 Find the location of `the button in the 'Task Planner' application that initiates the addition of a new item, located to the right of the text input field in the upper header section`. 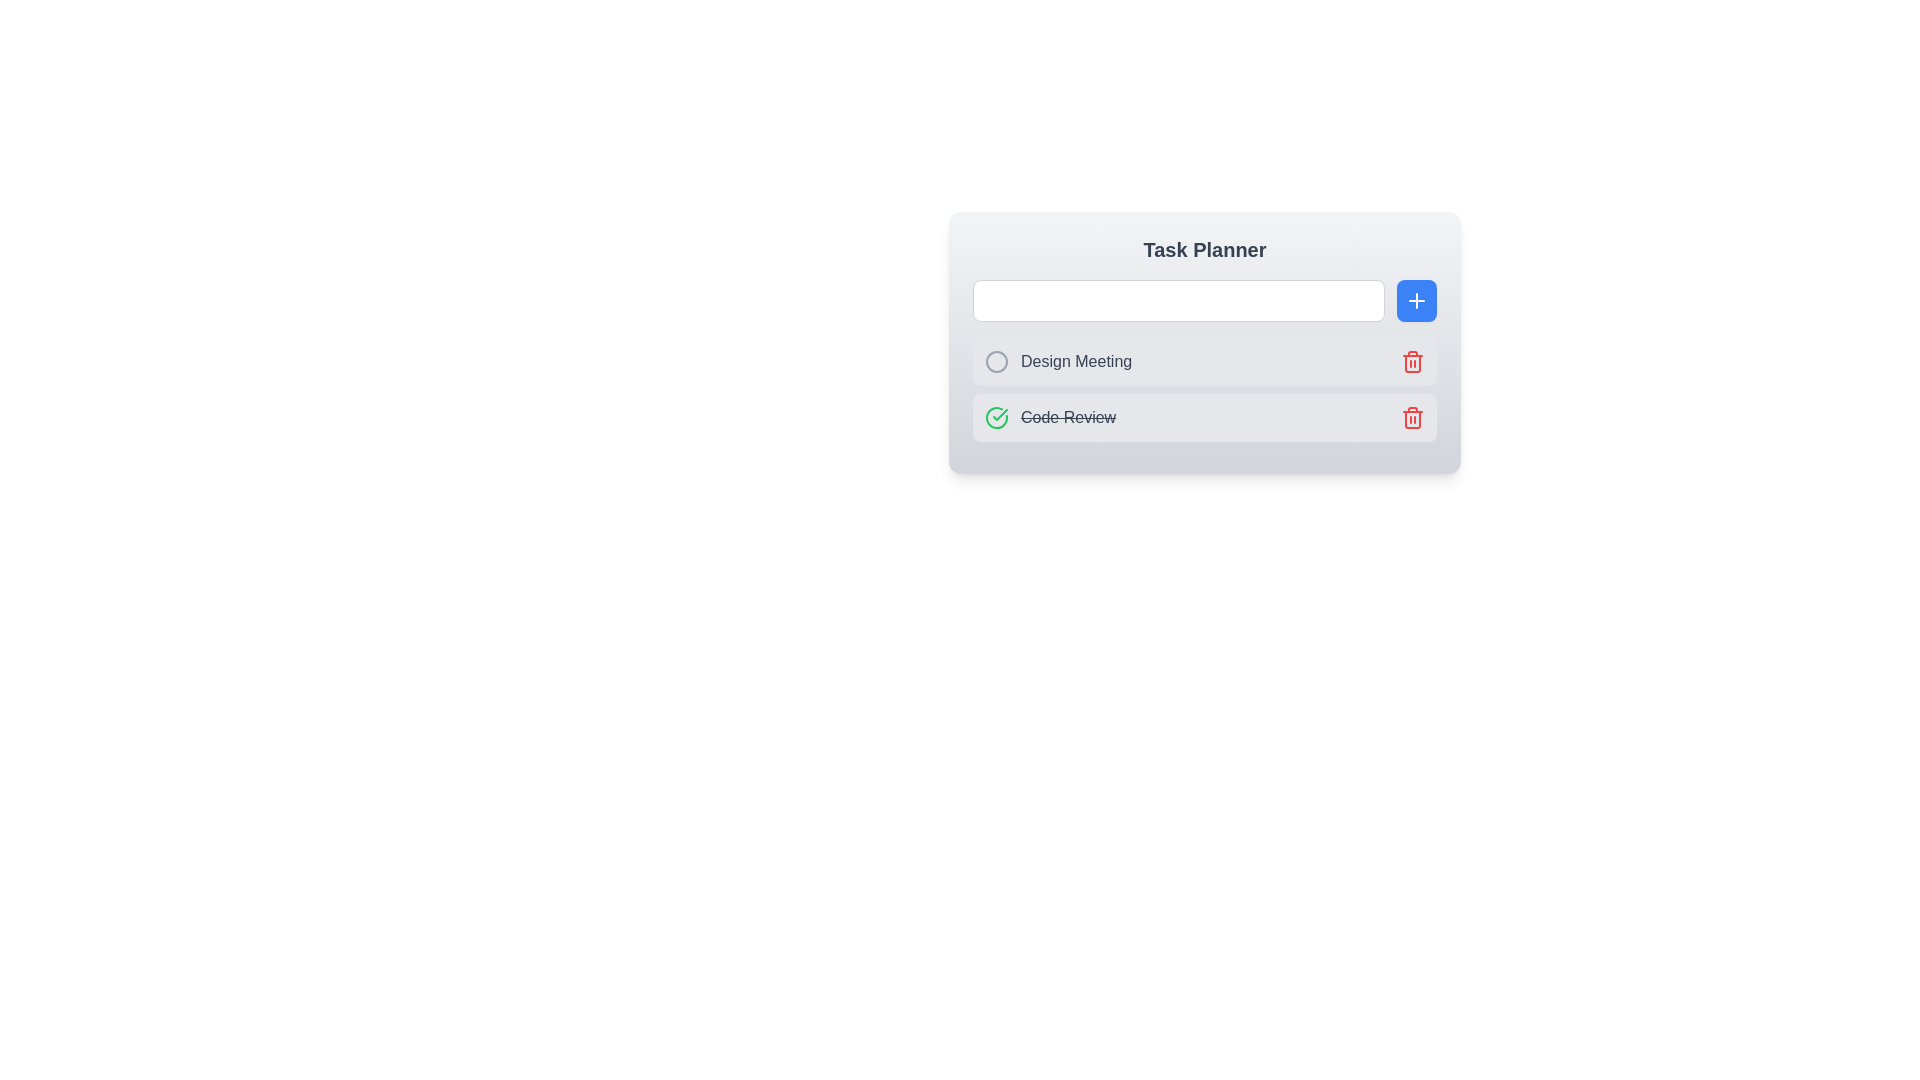

the button in the 'Task Planner' application that initiates the addition of a new item, located to the right of the text input field in the upper header section is located at coordinates (1415, 300).